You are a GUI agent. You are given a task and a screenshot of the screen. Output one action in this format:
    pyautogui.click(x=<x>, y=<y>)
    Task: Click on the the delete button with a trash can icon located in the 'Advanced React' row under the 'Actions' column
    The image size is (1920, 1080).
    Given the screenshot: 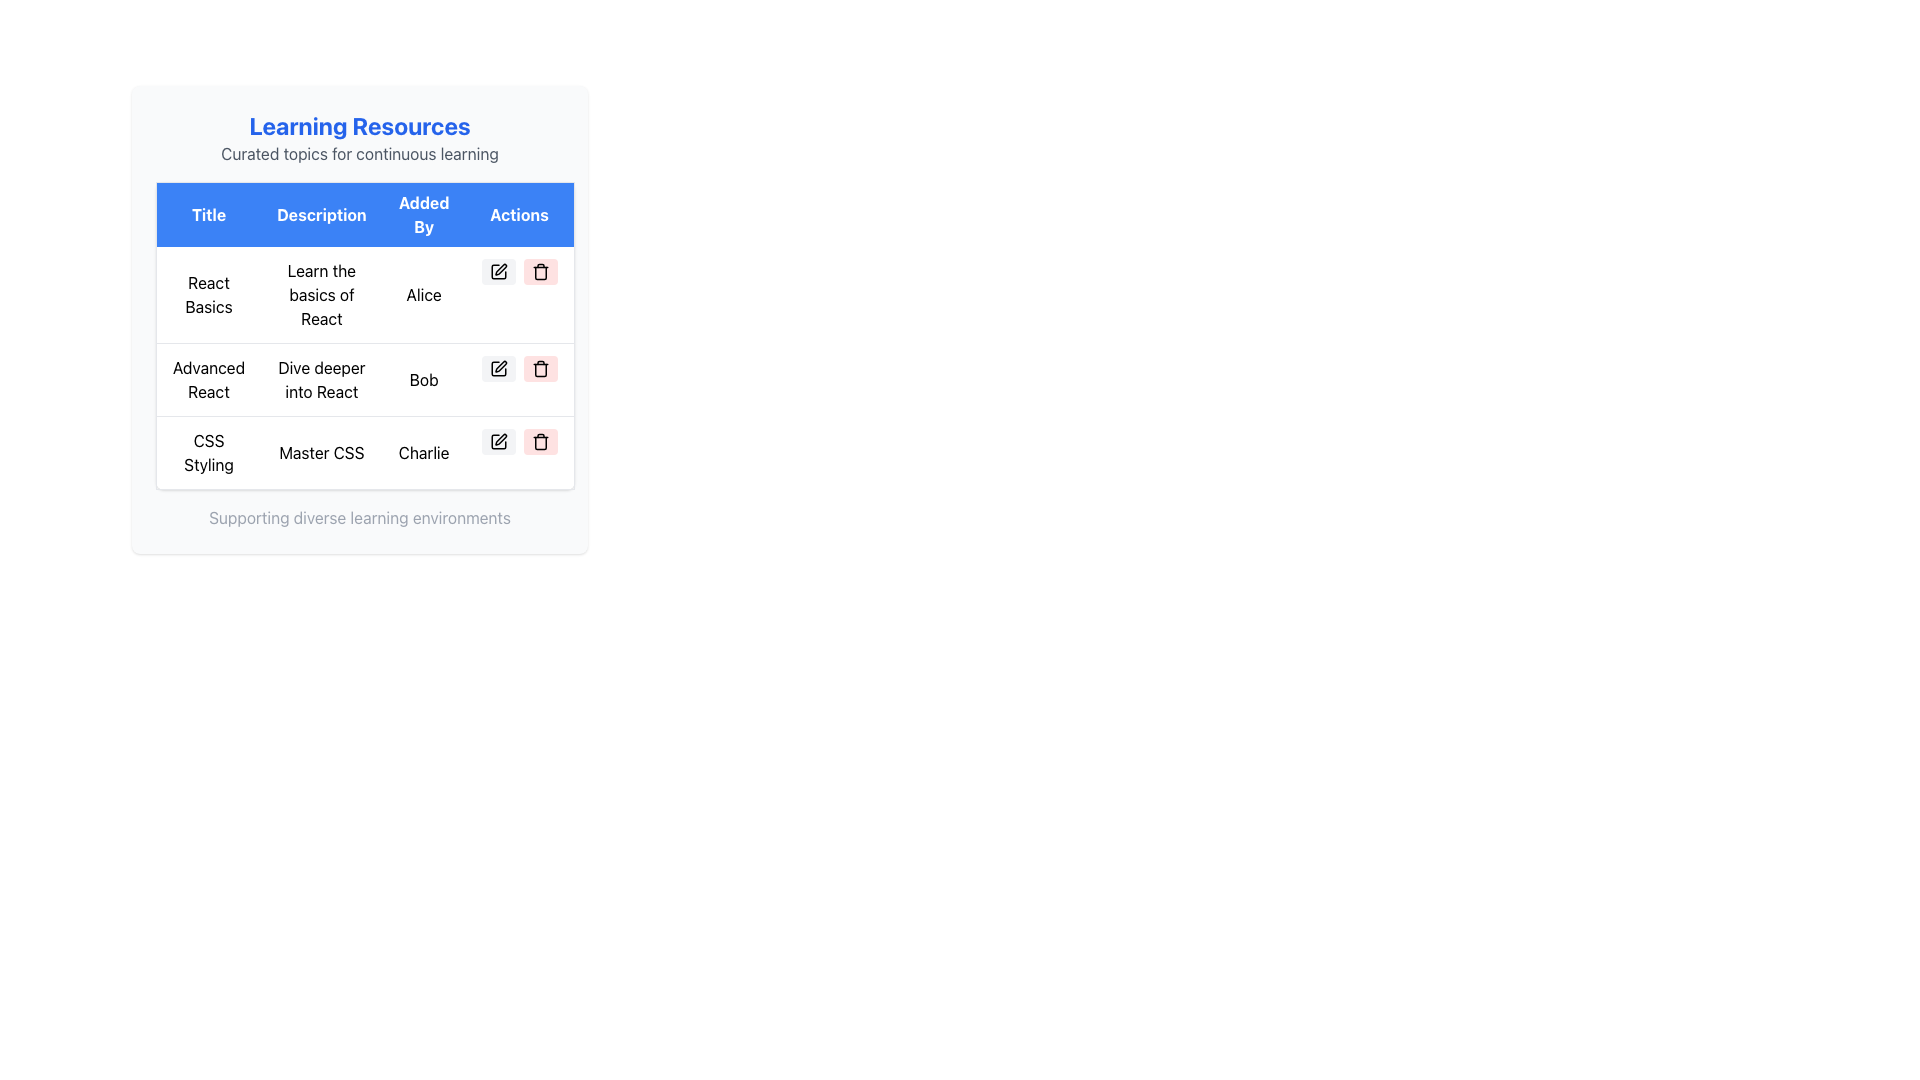 What is the action you would take?
    pyautogui.click(x=540, y=369)
    